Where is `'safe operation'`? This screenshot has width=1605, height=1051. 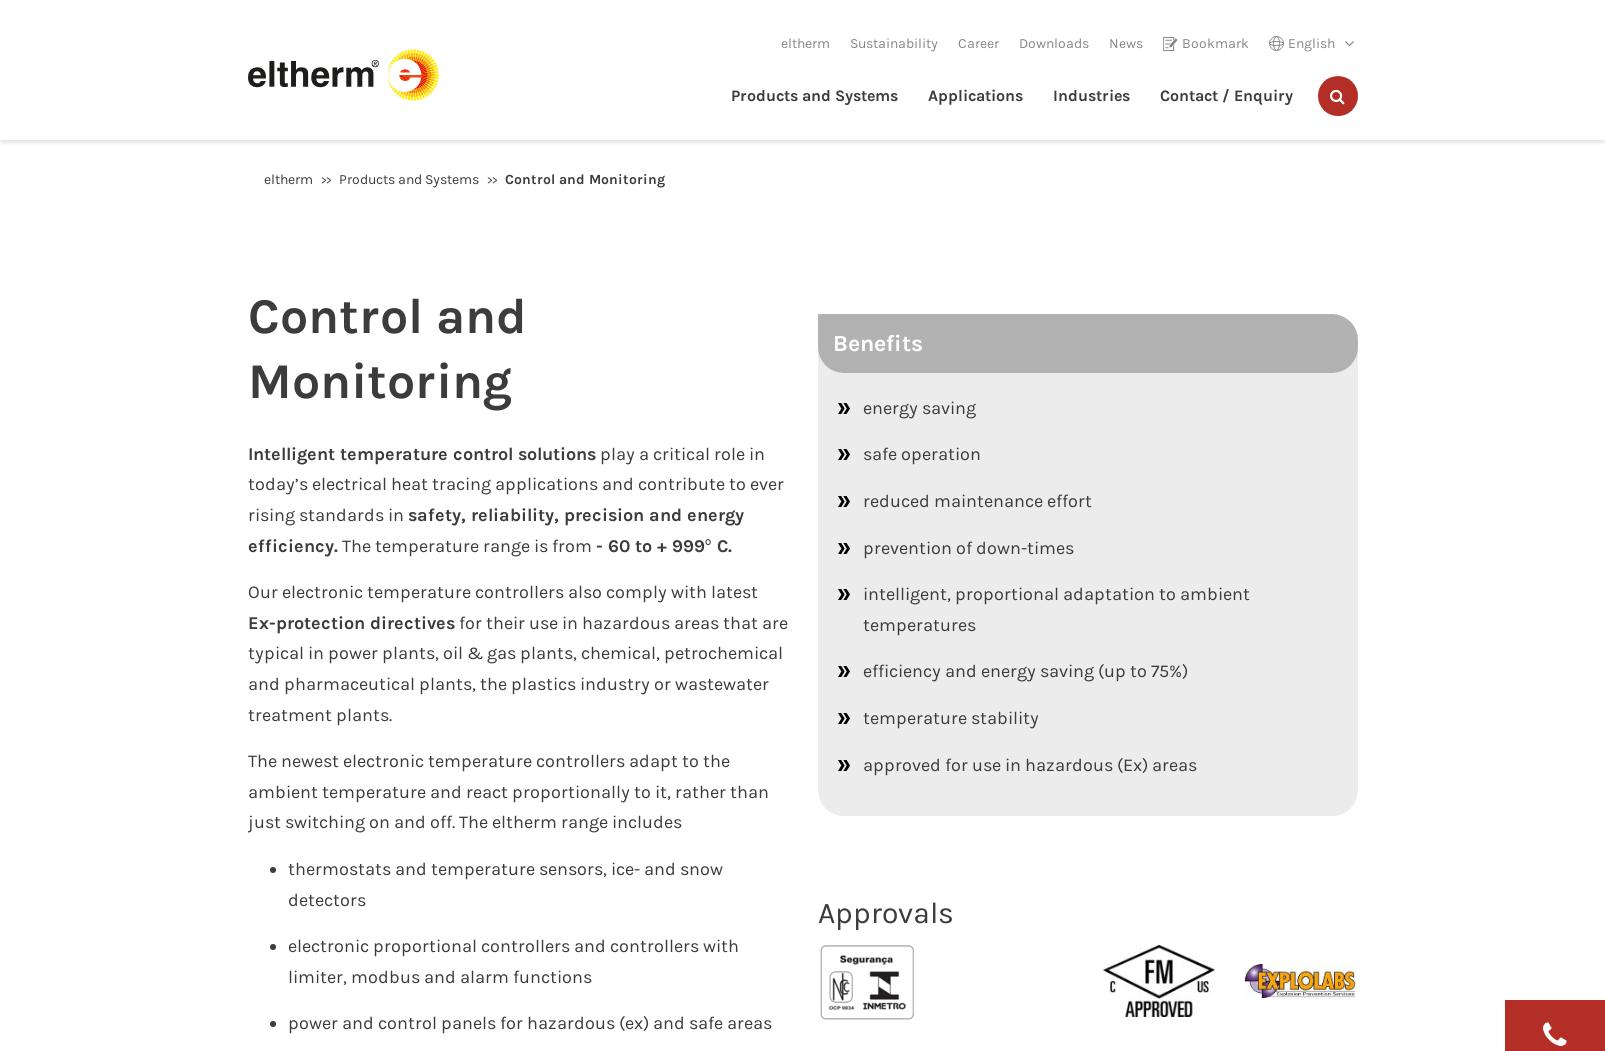 'safe operation' is located at coordinates (919, 453).